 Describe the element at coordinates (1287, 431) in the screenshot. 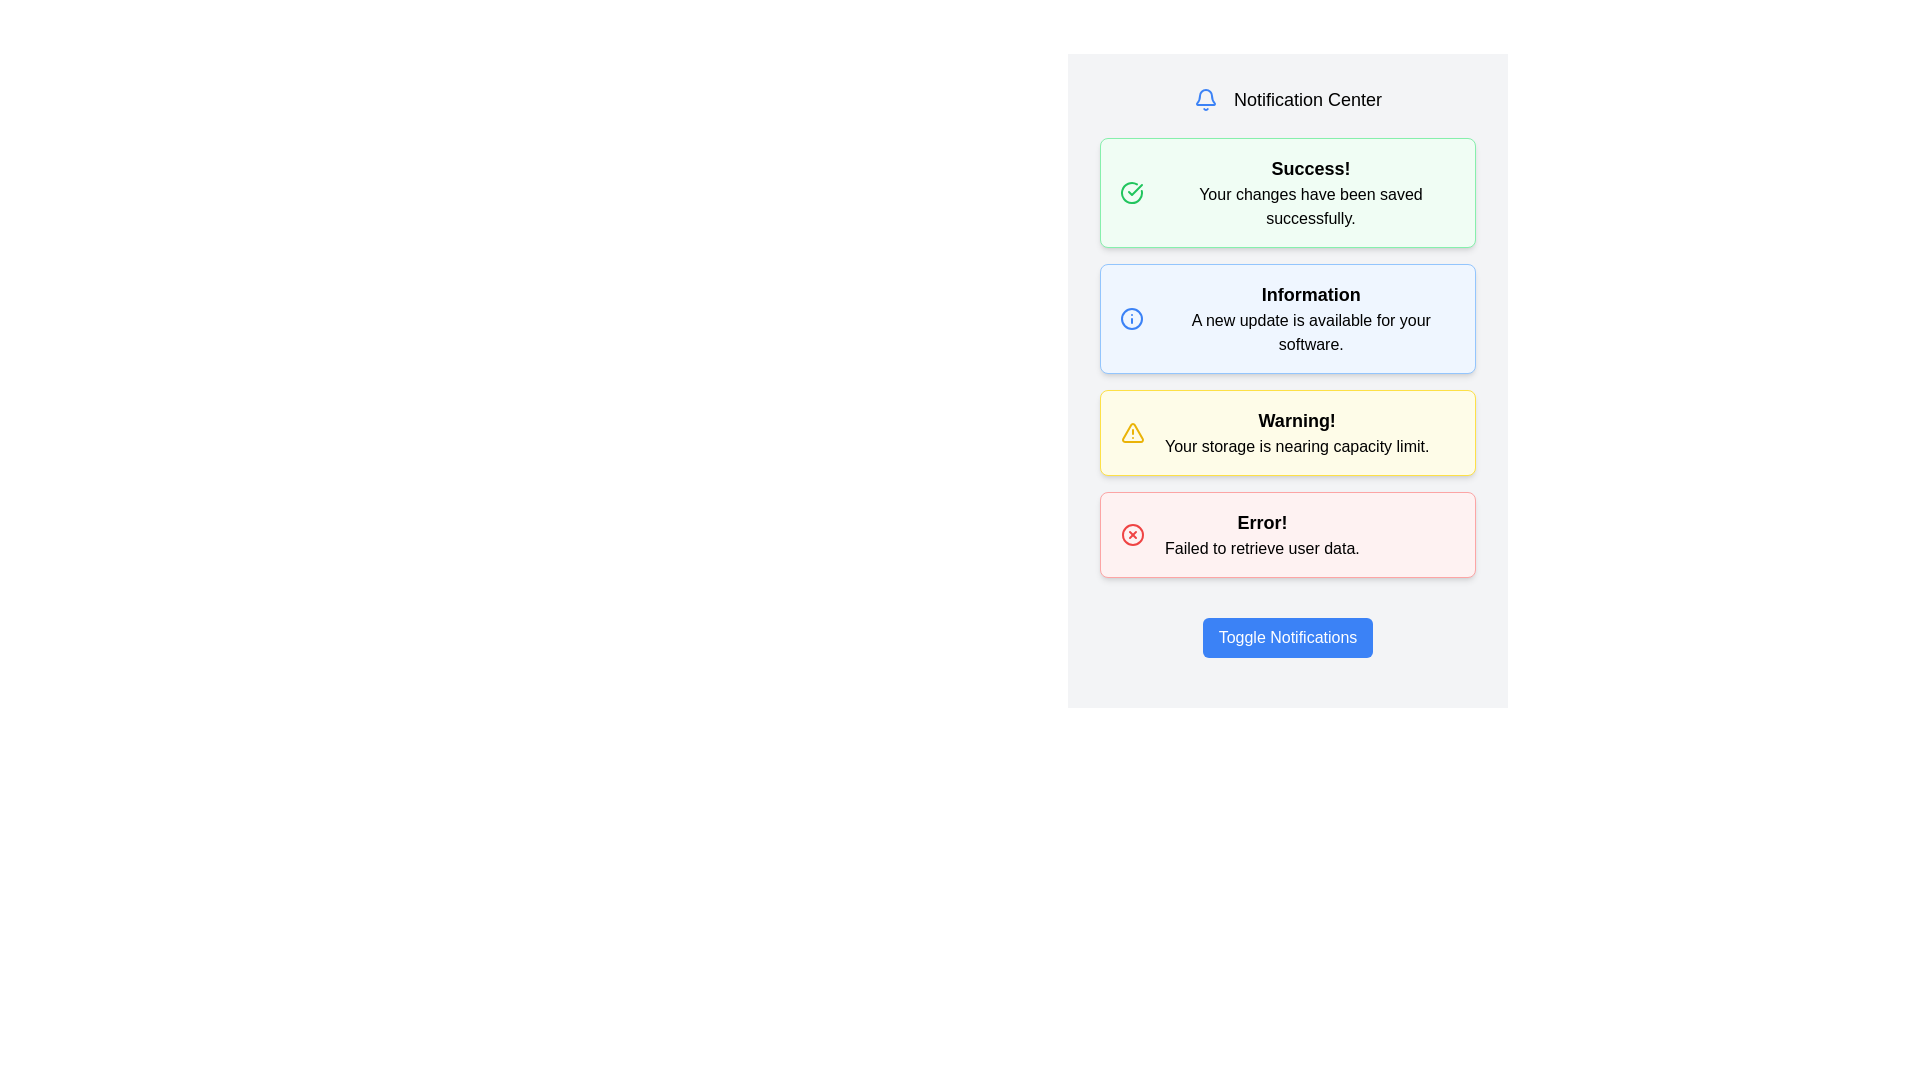

I see `text displayed within the Notification Box that alerts the user about storage capacity nearing its limit, positioned third in the Notification Center interface` at that location.